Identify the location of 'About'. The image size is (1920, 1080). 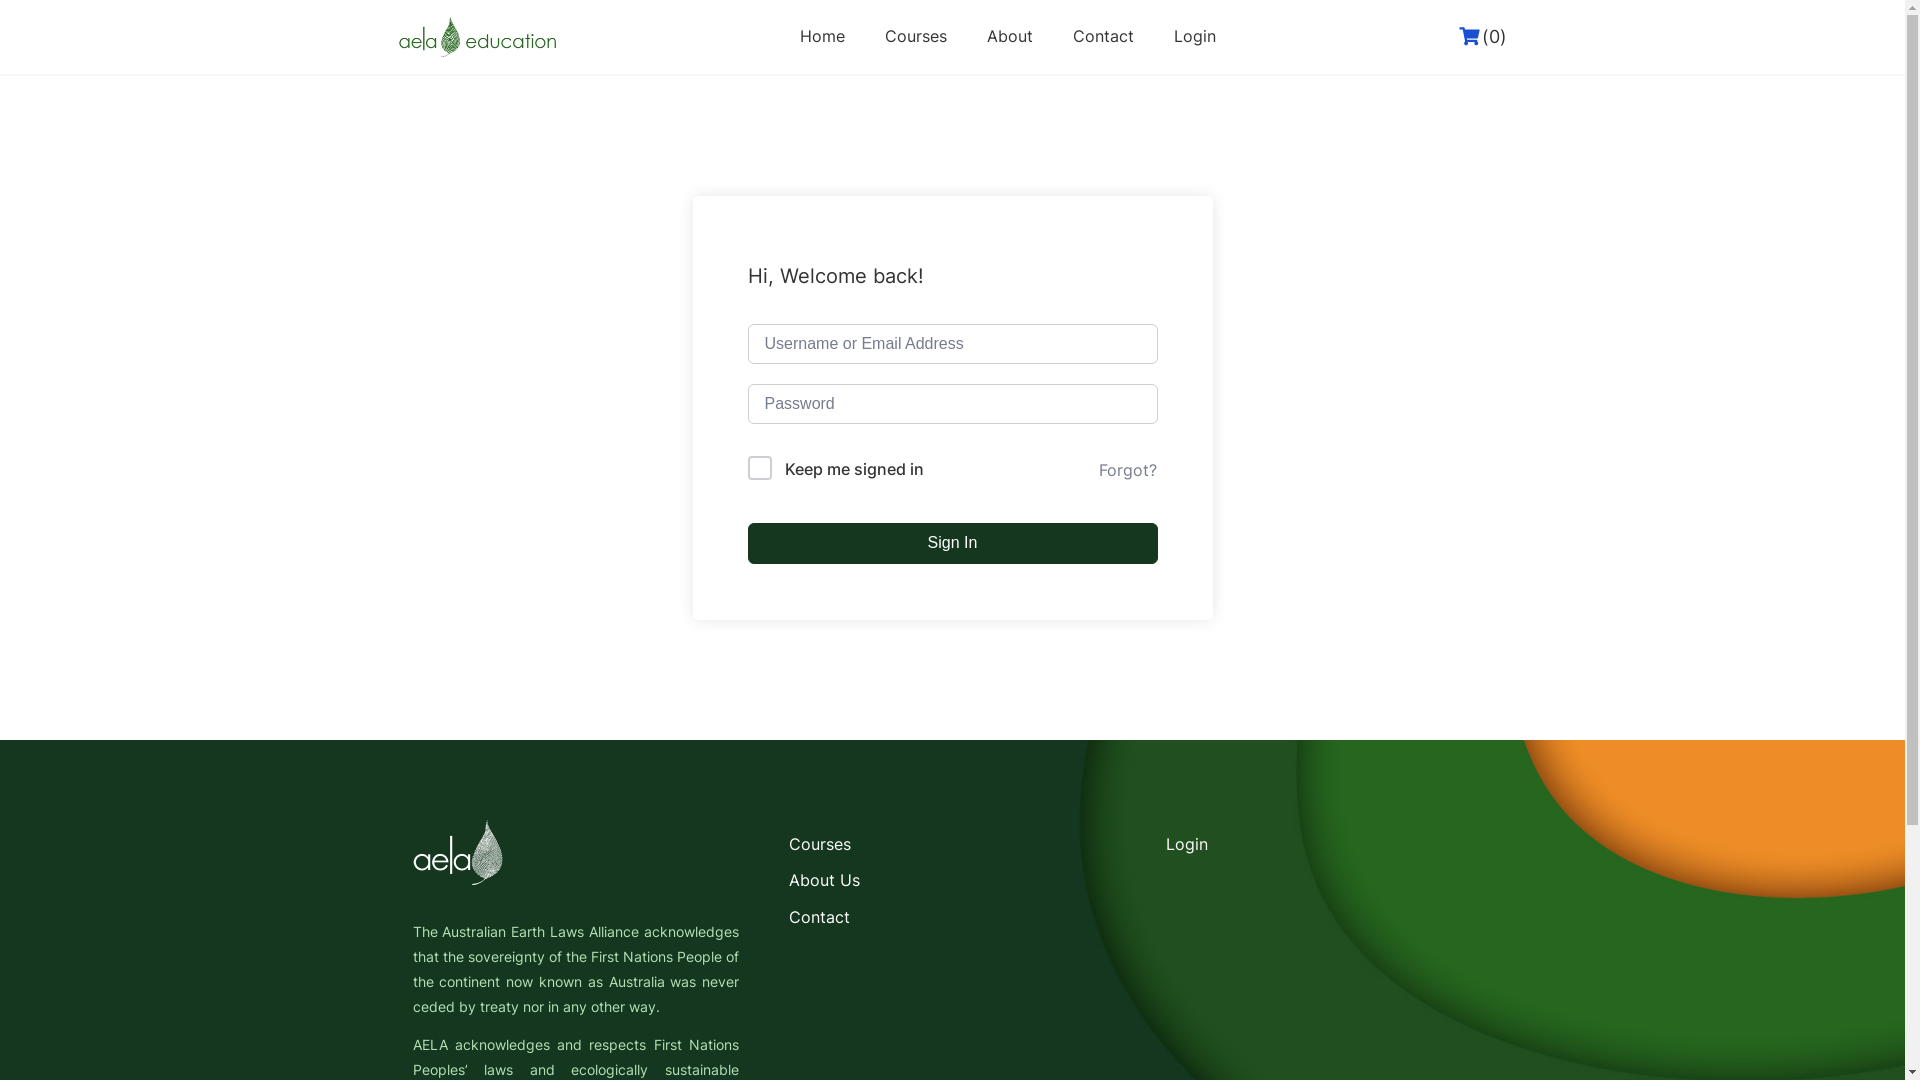
(1009, 36).